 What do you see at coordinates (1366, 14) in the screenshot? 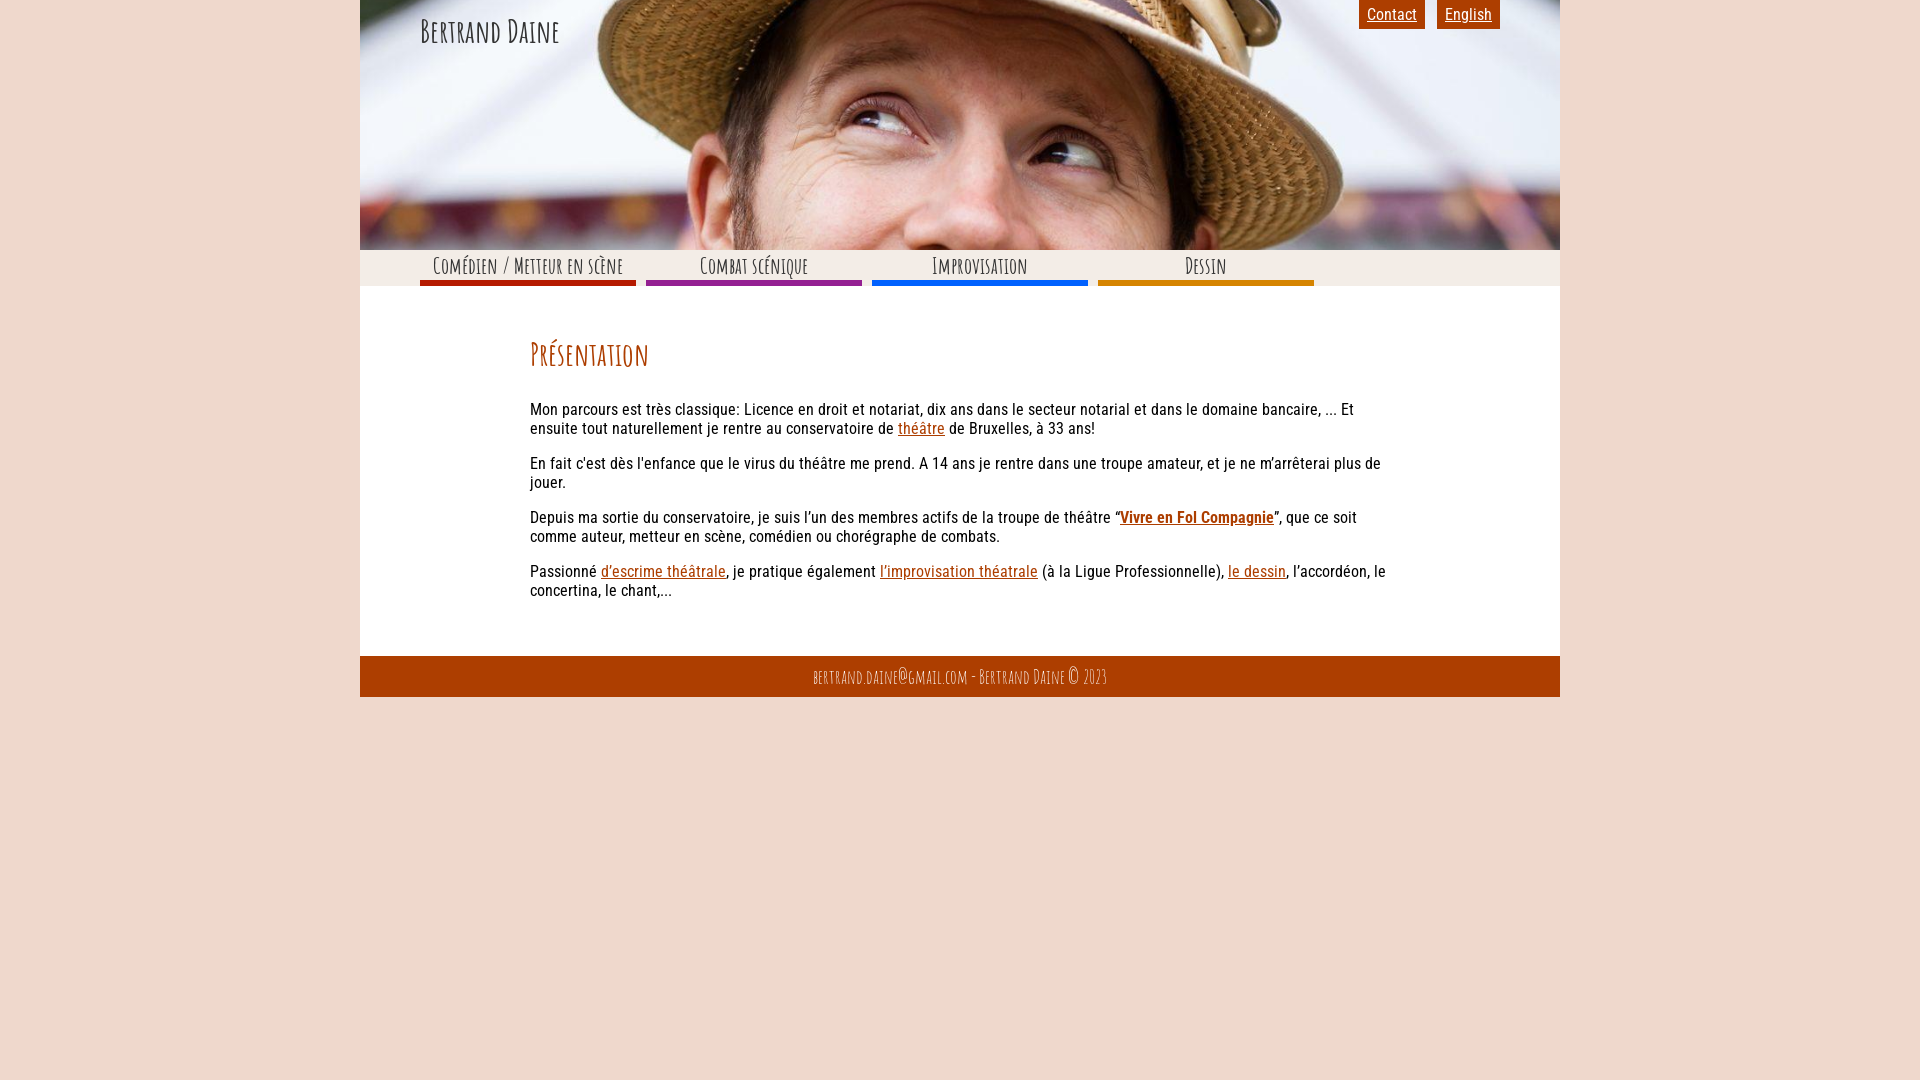
I see `'Contact'` at bounding box center [1366, 14].